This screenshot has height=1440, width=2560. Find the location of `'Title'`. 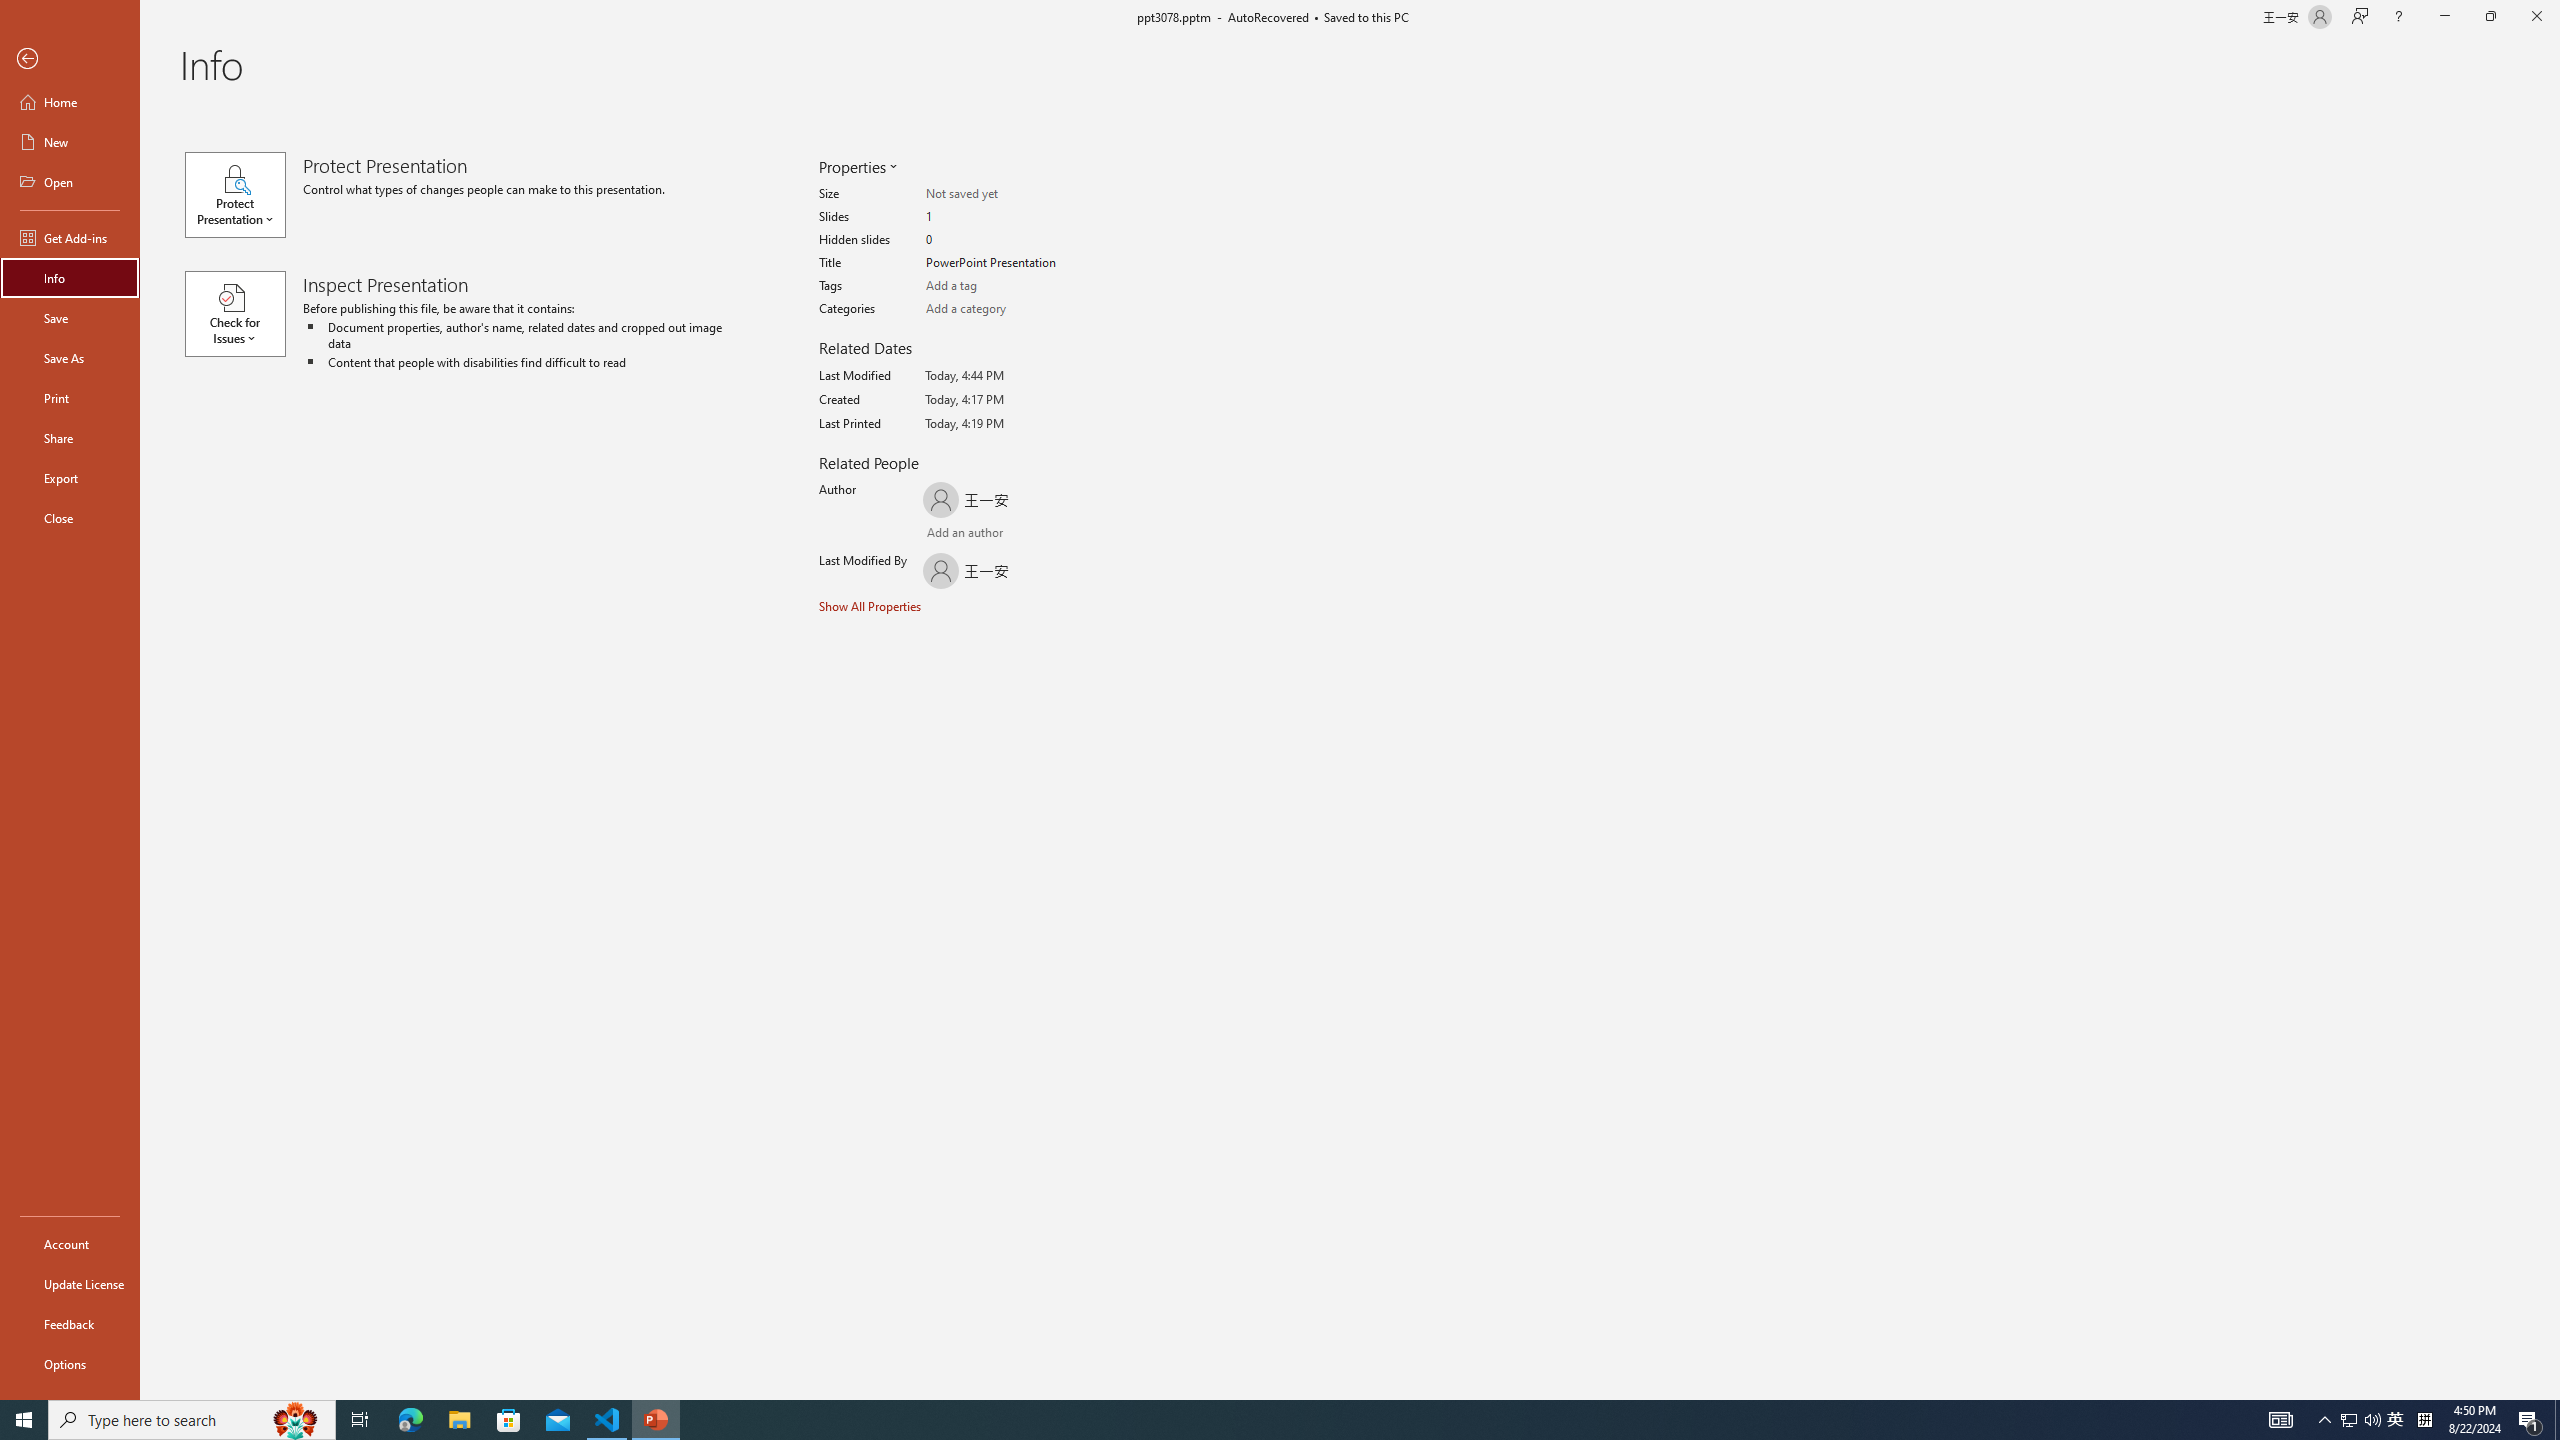

'Title' is located at coordinates (1003, 263).